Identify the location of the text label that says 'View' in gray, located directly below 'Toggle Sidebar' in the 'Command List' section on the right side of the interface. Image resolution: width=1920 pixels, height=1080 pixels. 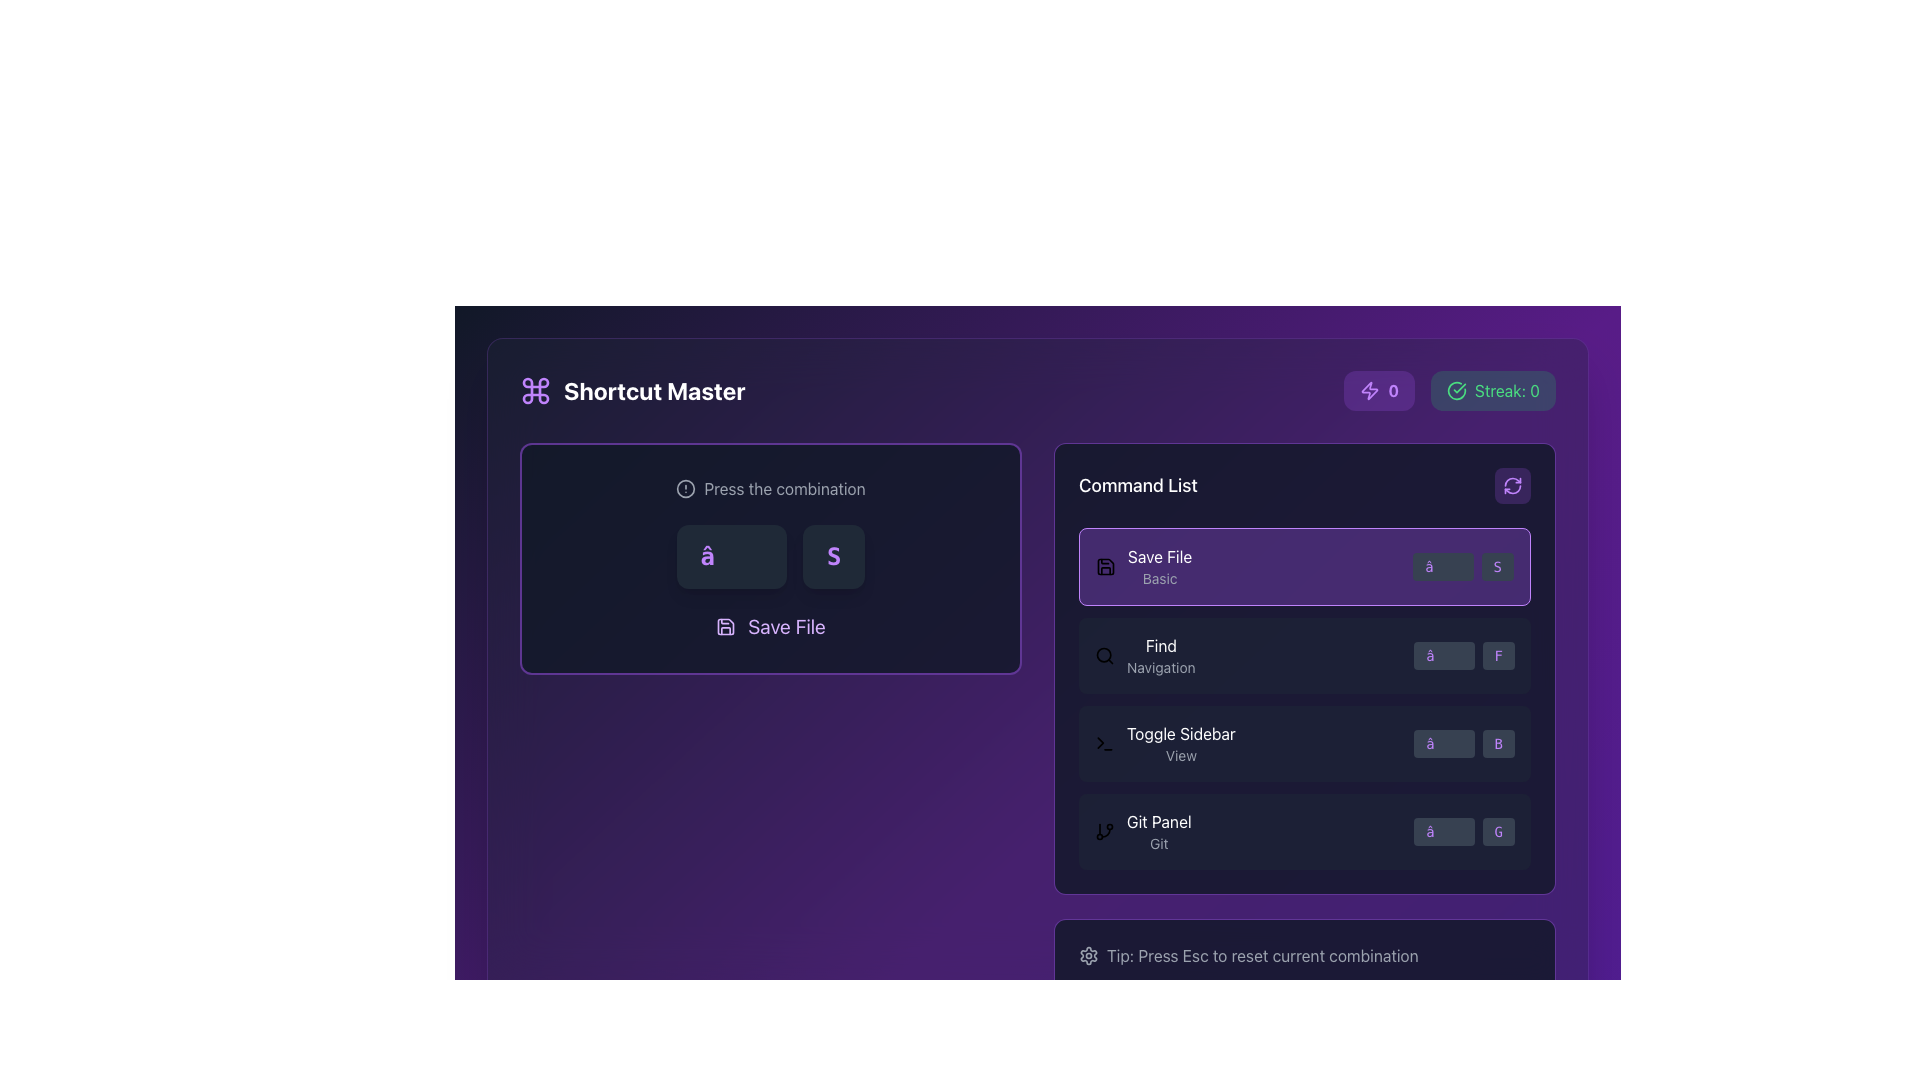
(1181, 756).